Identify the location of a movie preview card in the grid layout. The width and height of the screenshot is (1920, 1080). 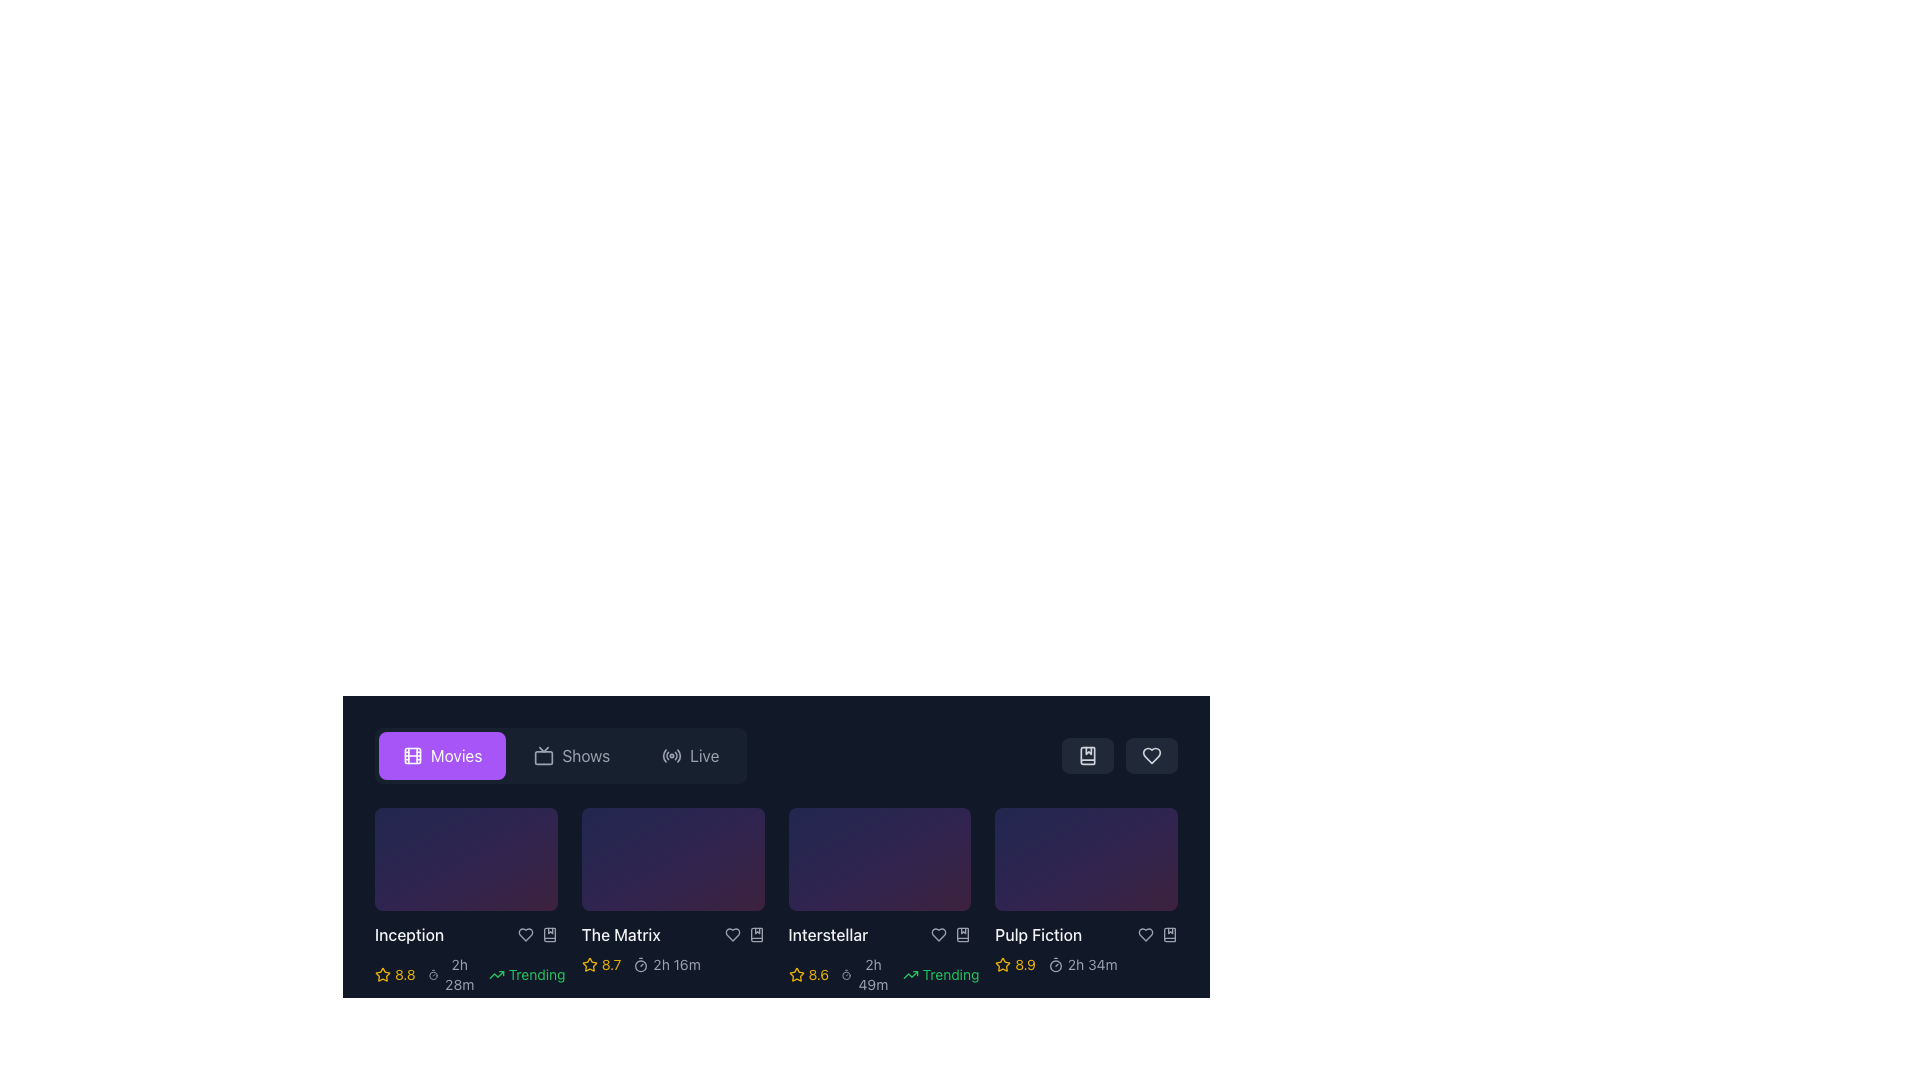
(775, 901).